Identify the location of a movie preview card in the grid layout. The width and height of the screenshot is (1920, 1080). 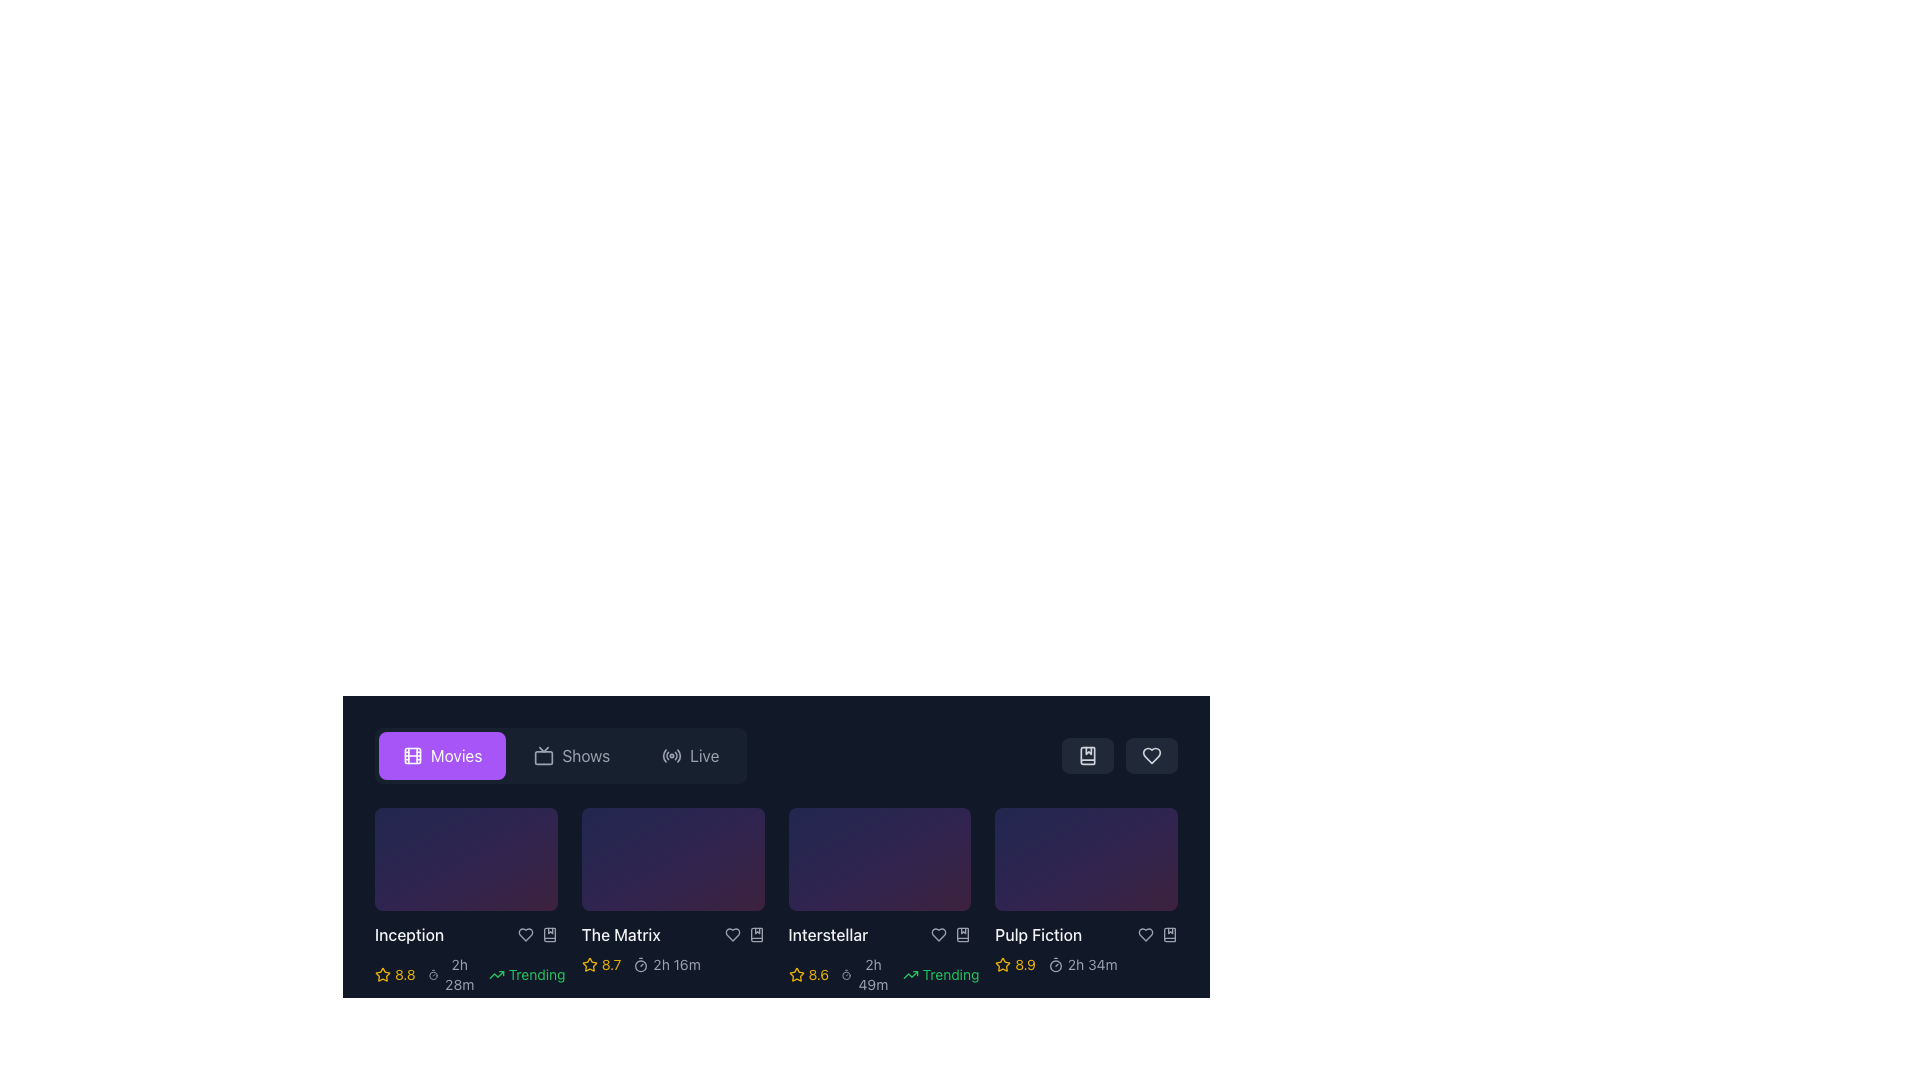
(775, 901).